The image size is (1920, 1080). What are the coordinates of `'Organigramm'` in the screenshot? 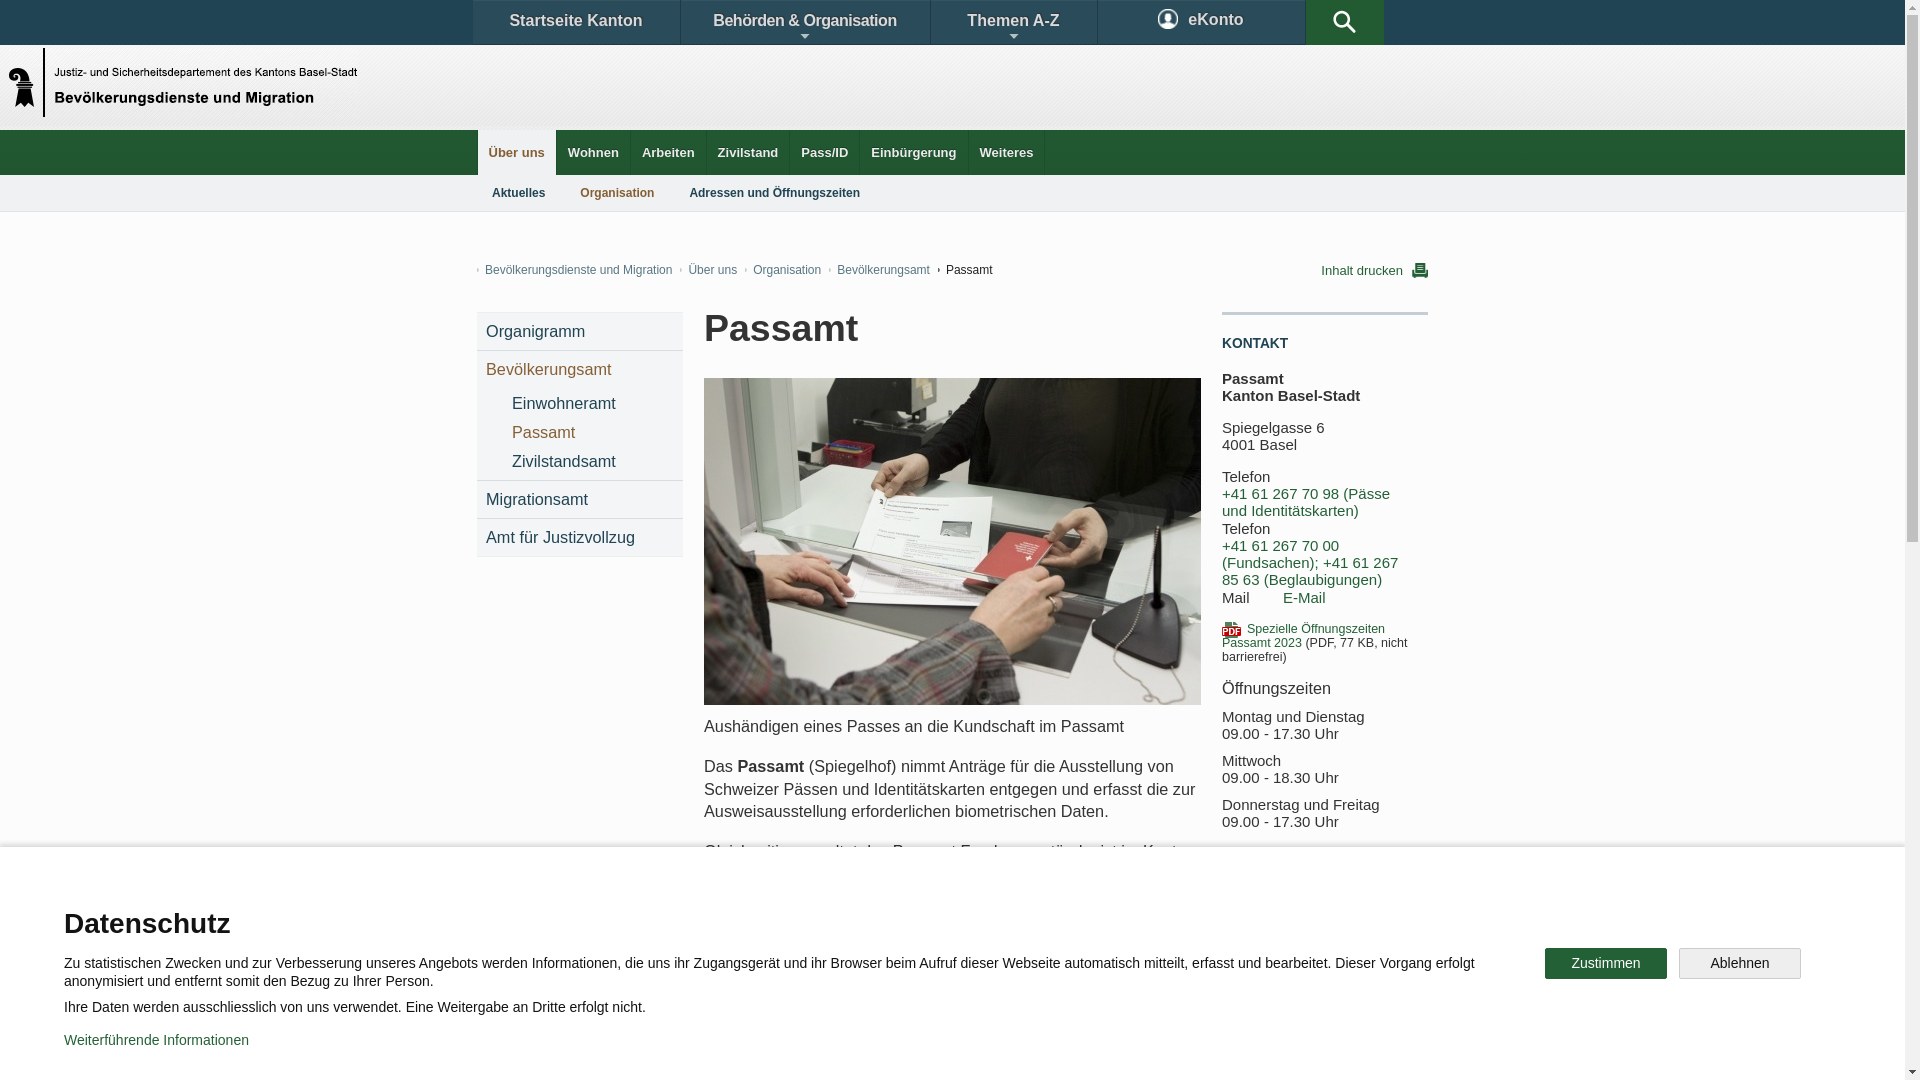 It's located at (579, 330).